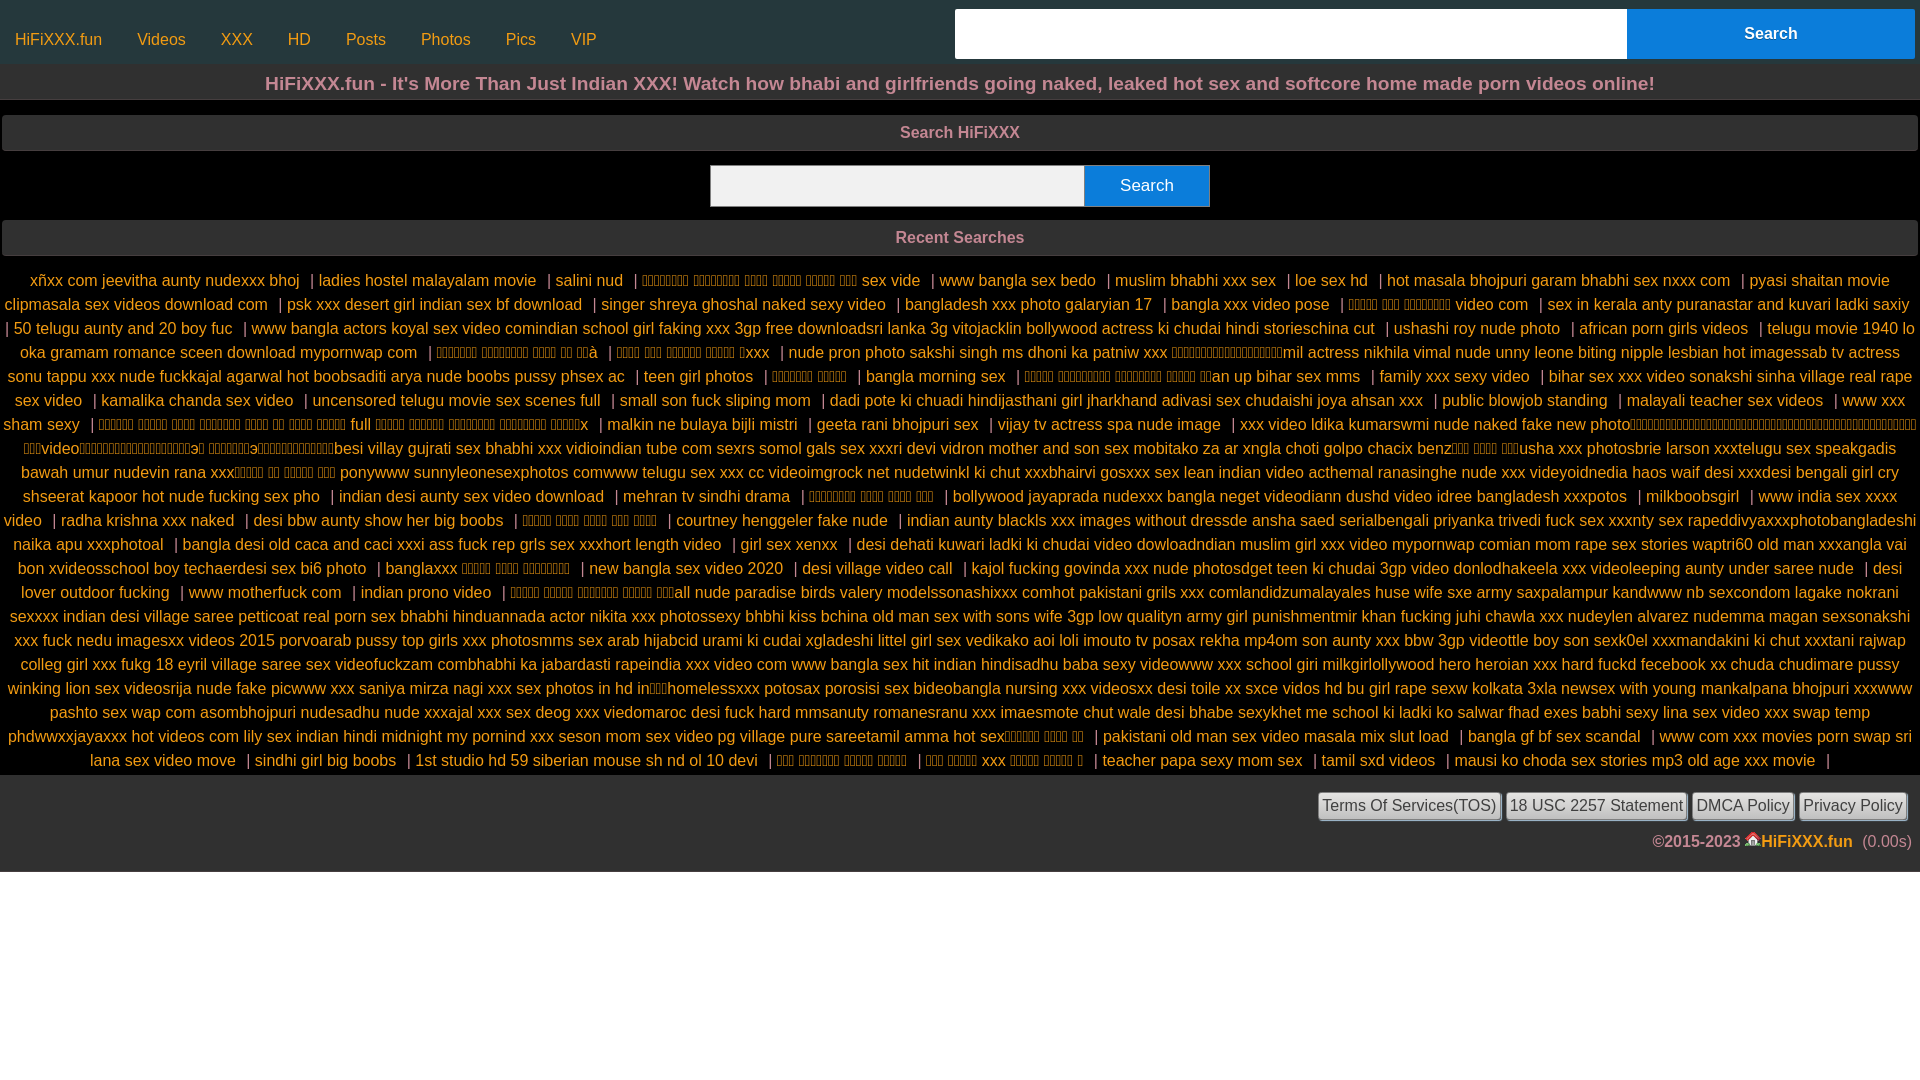 Image resolution: width=1920 pixels, height=1080 pixels. Describe the element at coordinates (298, 39) in the screenshot. I see `'HD'` at that location.